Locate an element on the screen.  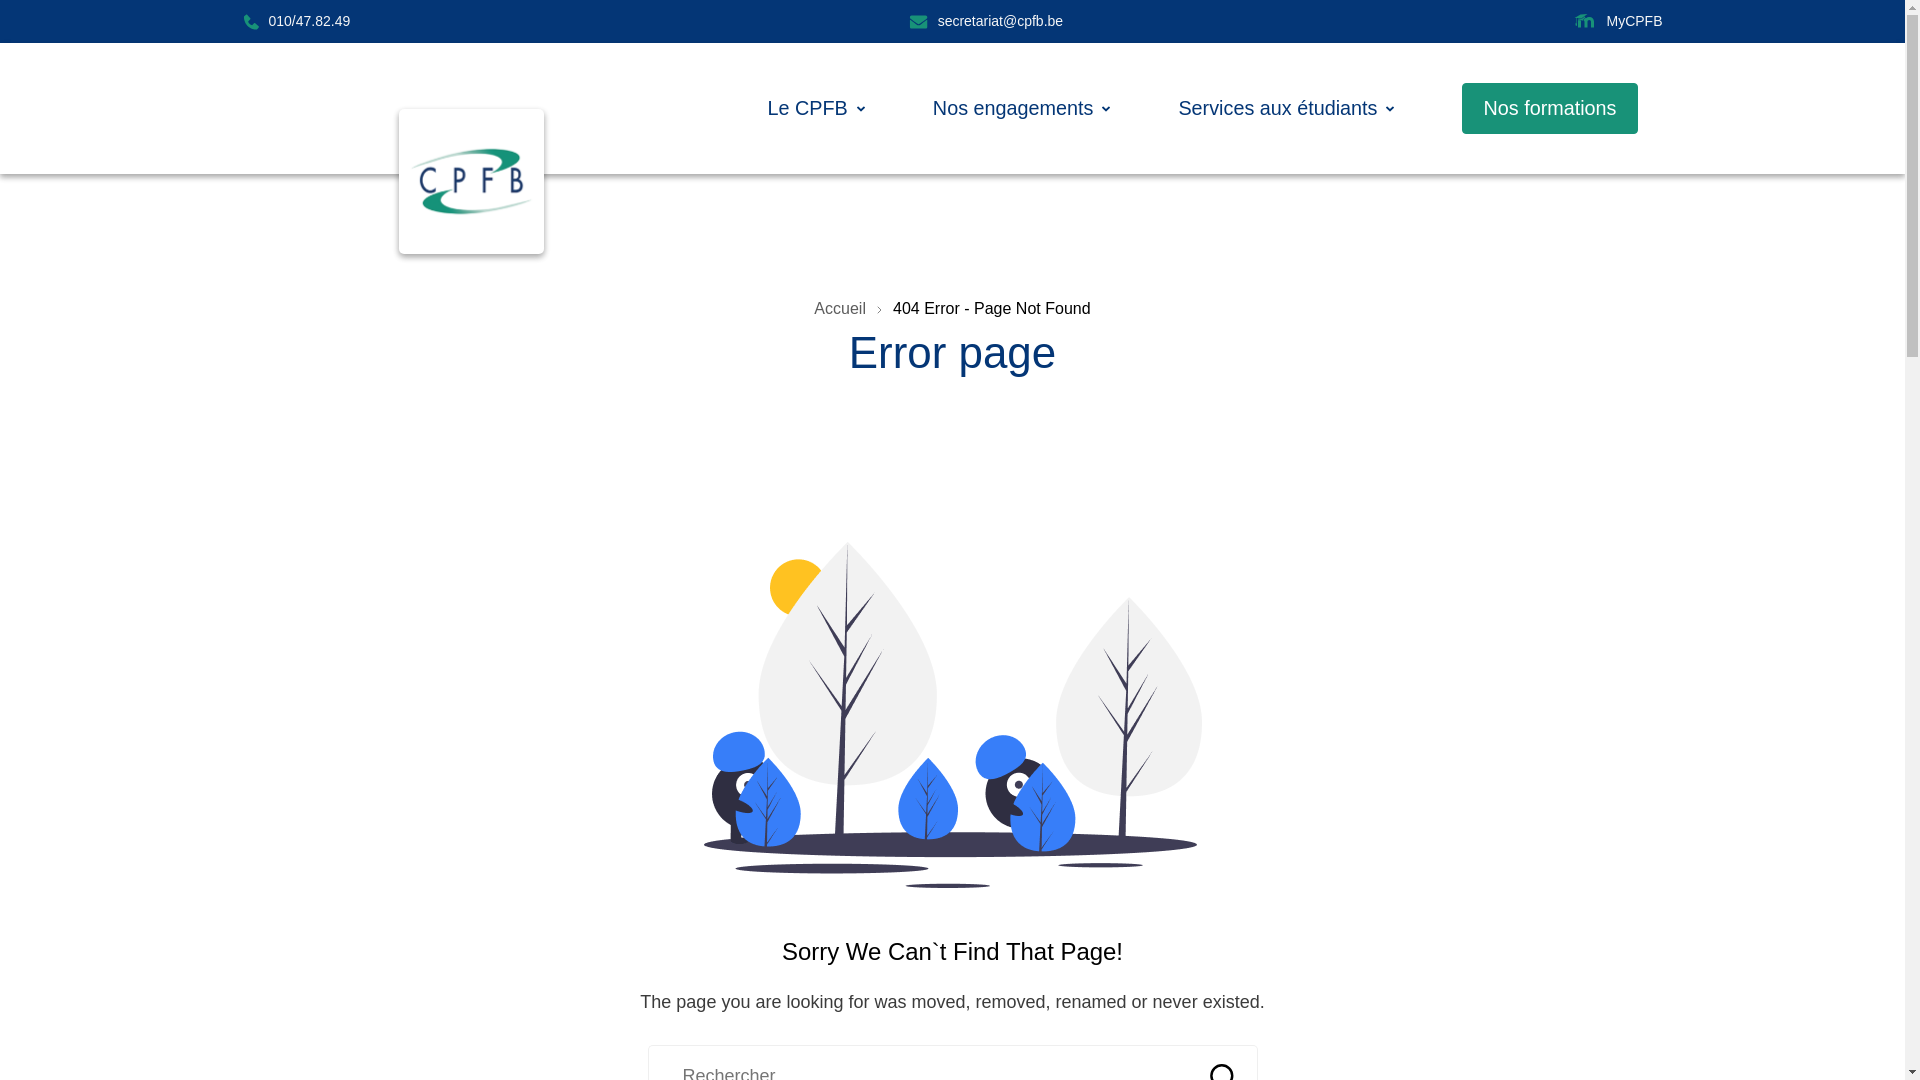
'Nos formations' is located at coordinates (1548, 108).